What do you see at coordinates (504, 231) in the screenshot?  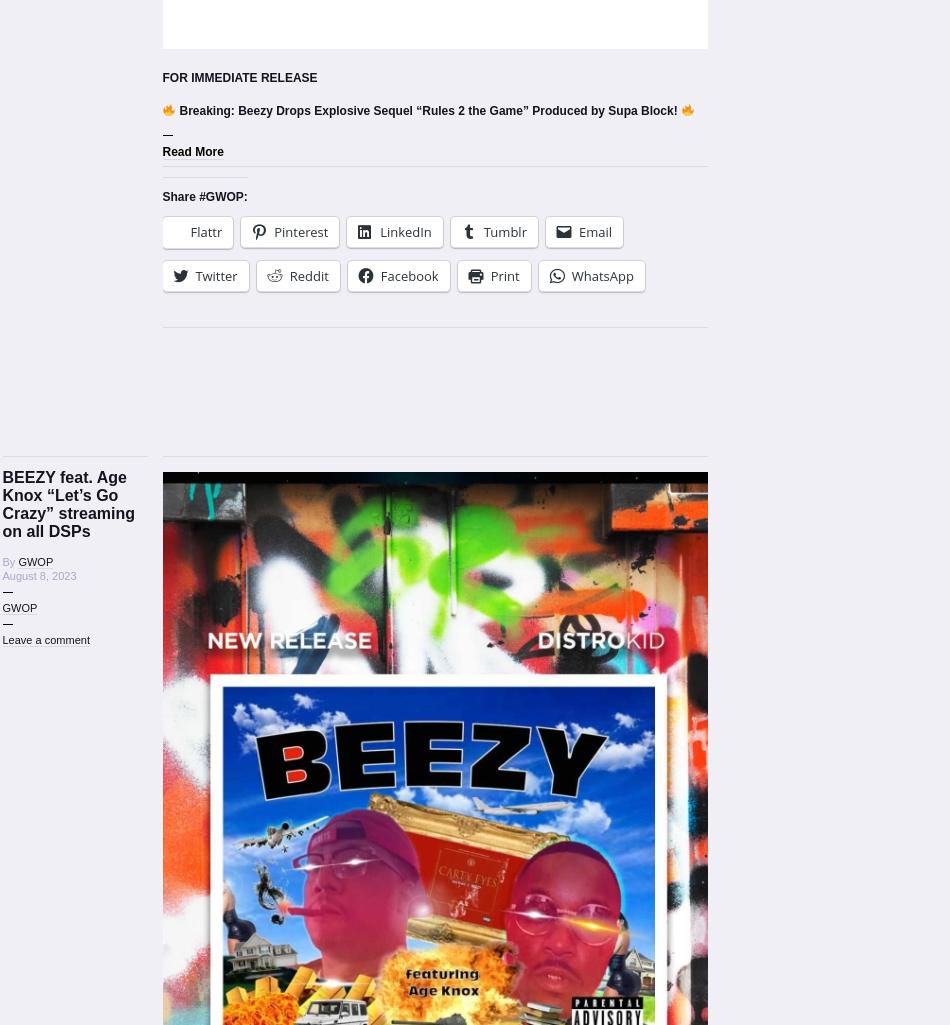 I see `'Tumblr'` at bounding box center [504, 231].